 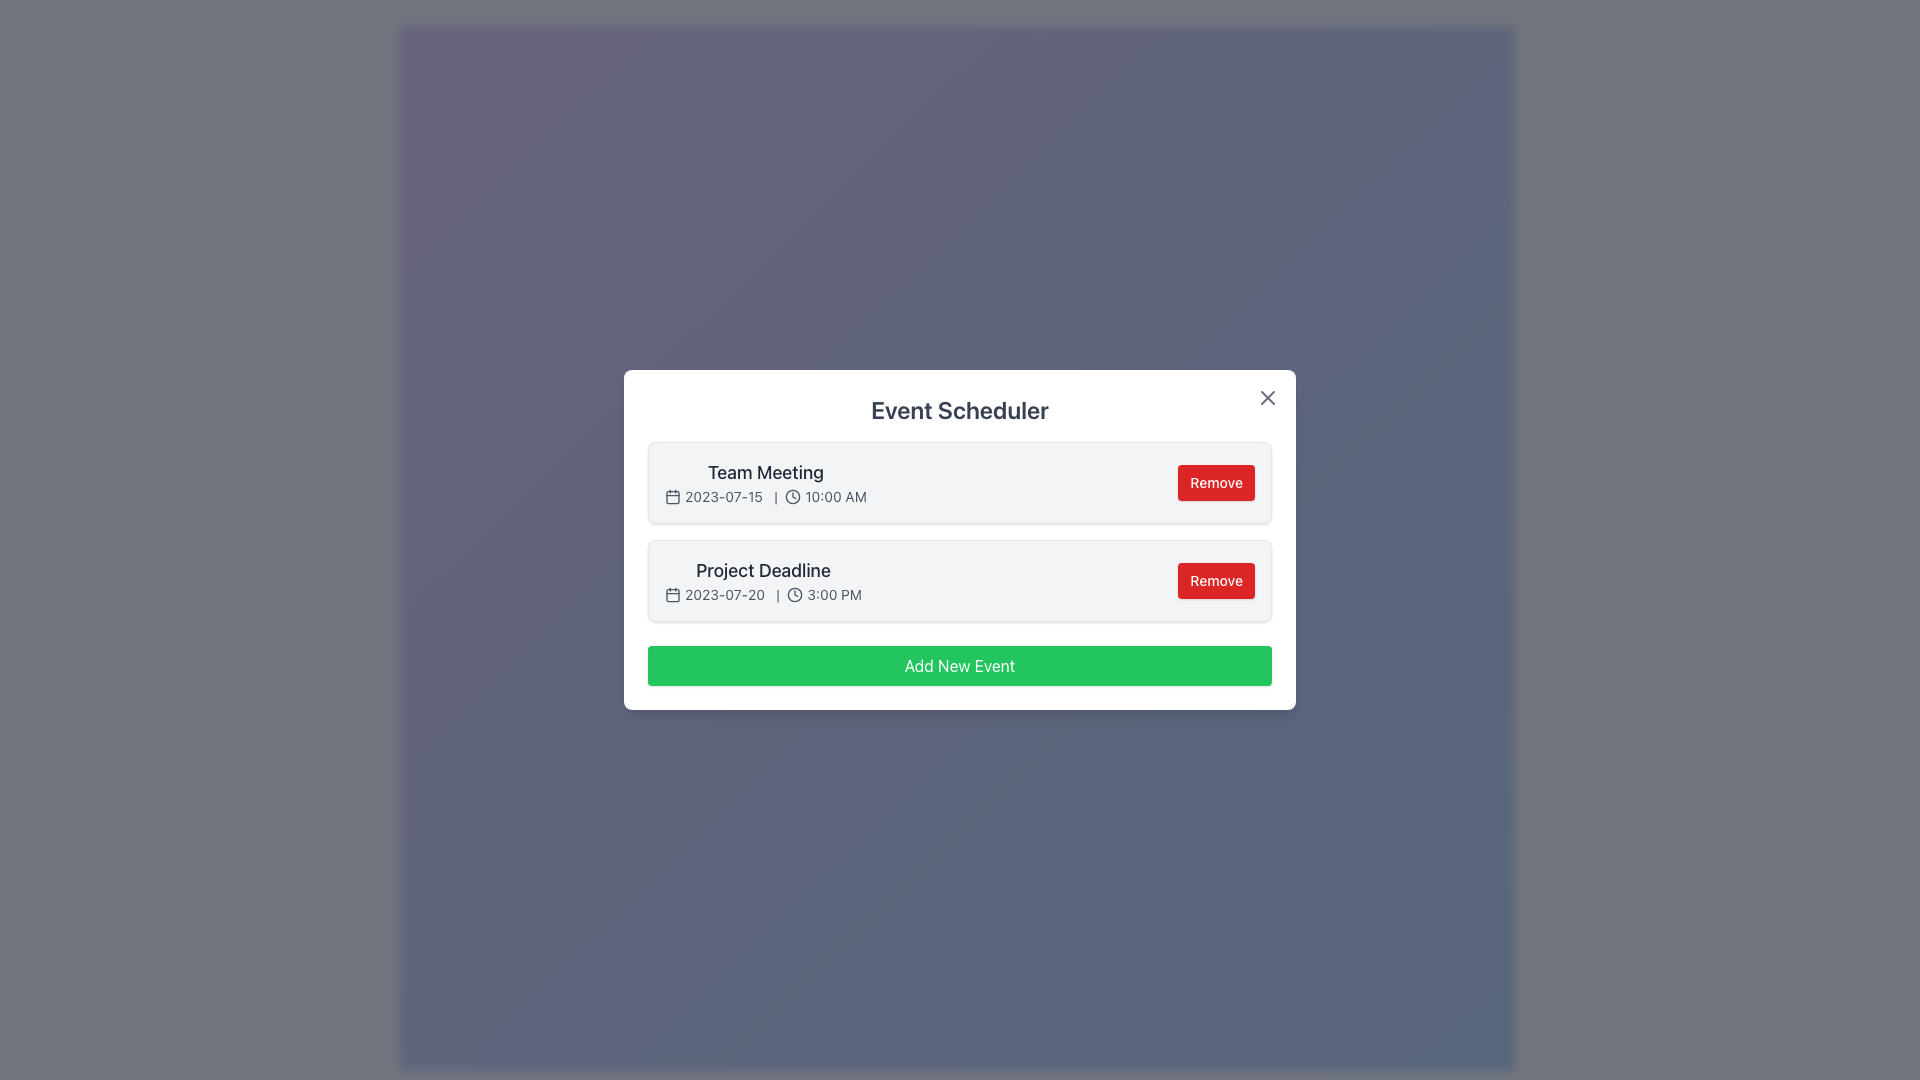 What do you see at coordinates (1215, 581) in the screenshot?
I see `the red rectangular 'Remove' button with rounded corners to observe the hover effect` at bounding box center [1215, 581].